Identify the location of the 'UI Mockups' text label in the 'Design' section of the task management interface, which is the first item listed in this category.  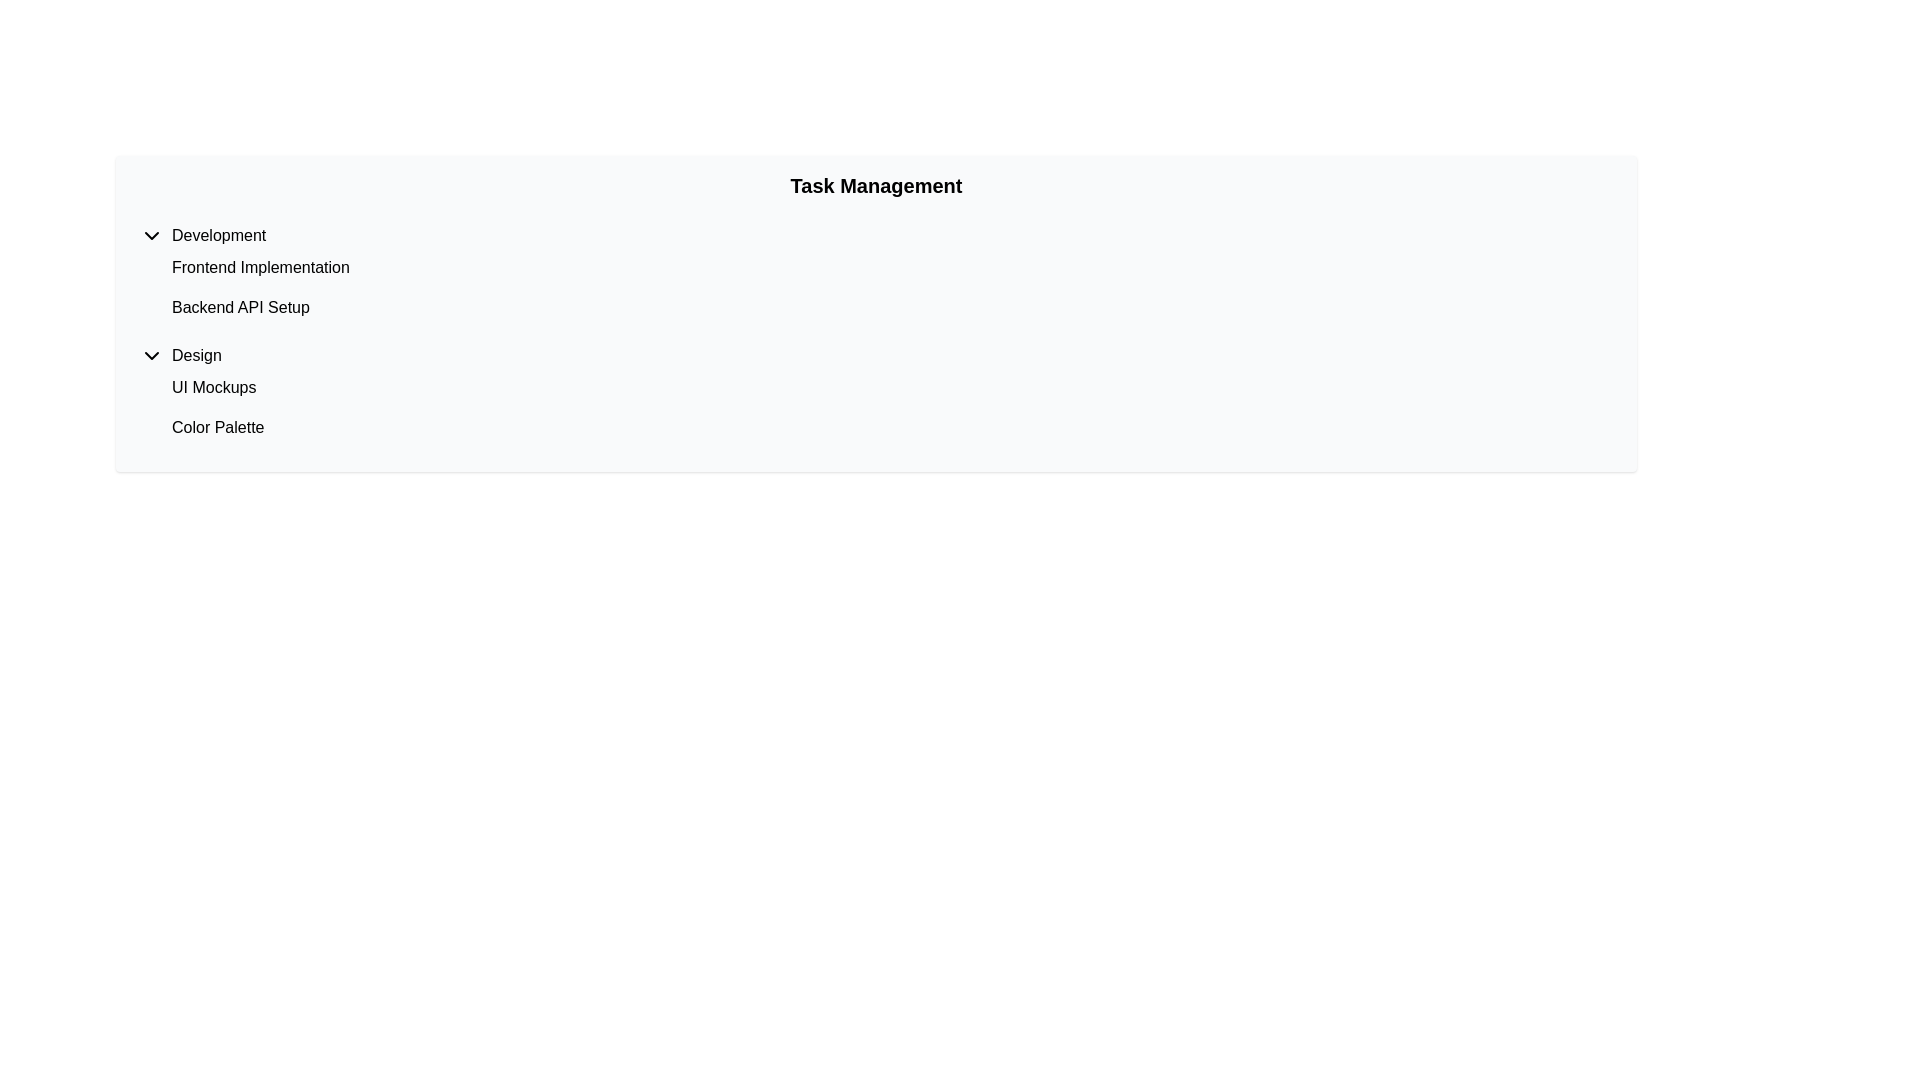
(214, 388).